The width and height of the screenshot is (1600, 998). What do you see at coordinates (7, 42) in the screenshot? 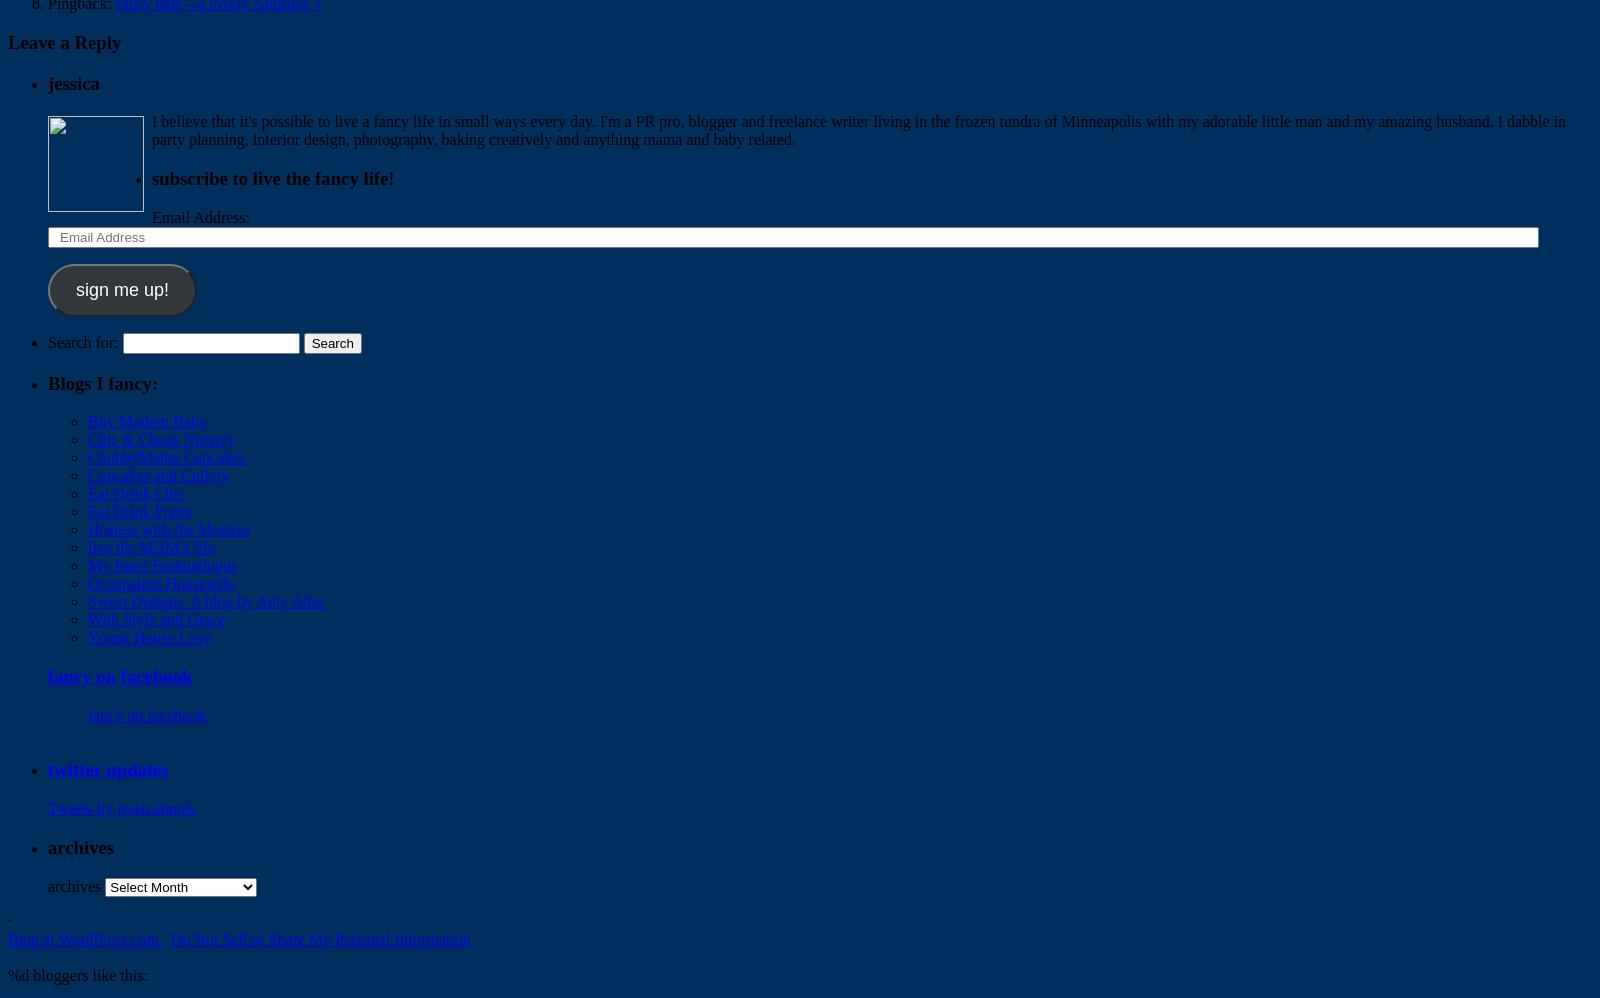
I see `'Leave a Reply'` at bounding box center [7, 42].